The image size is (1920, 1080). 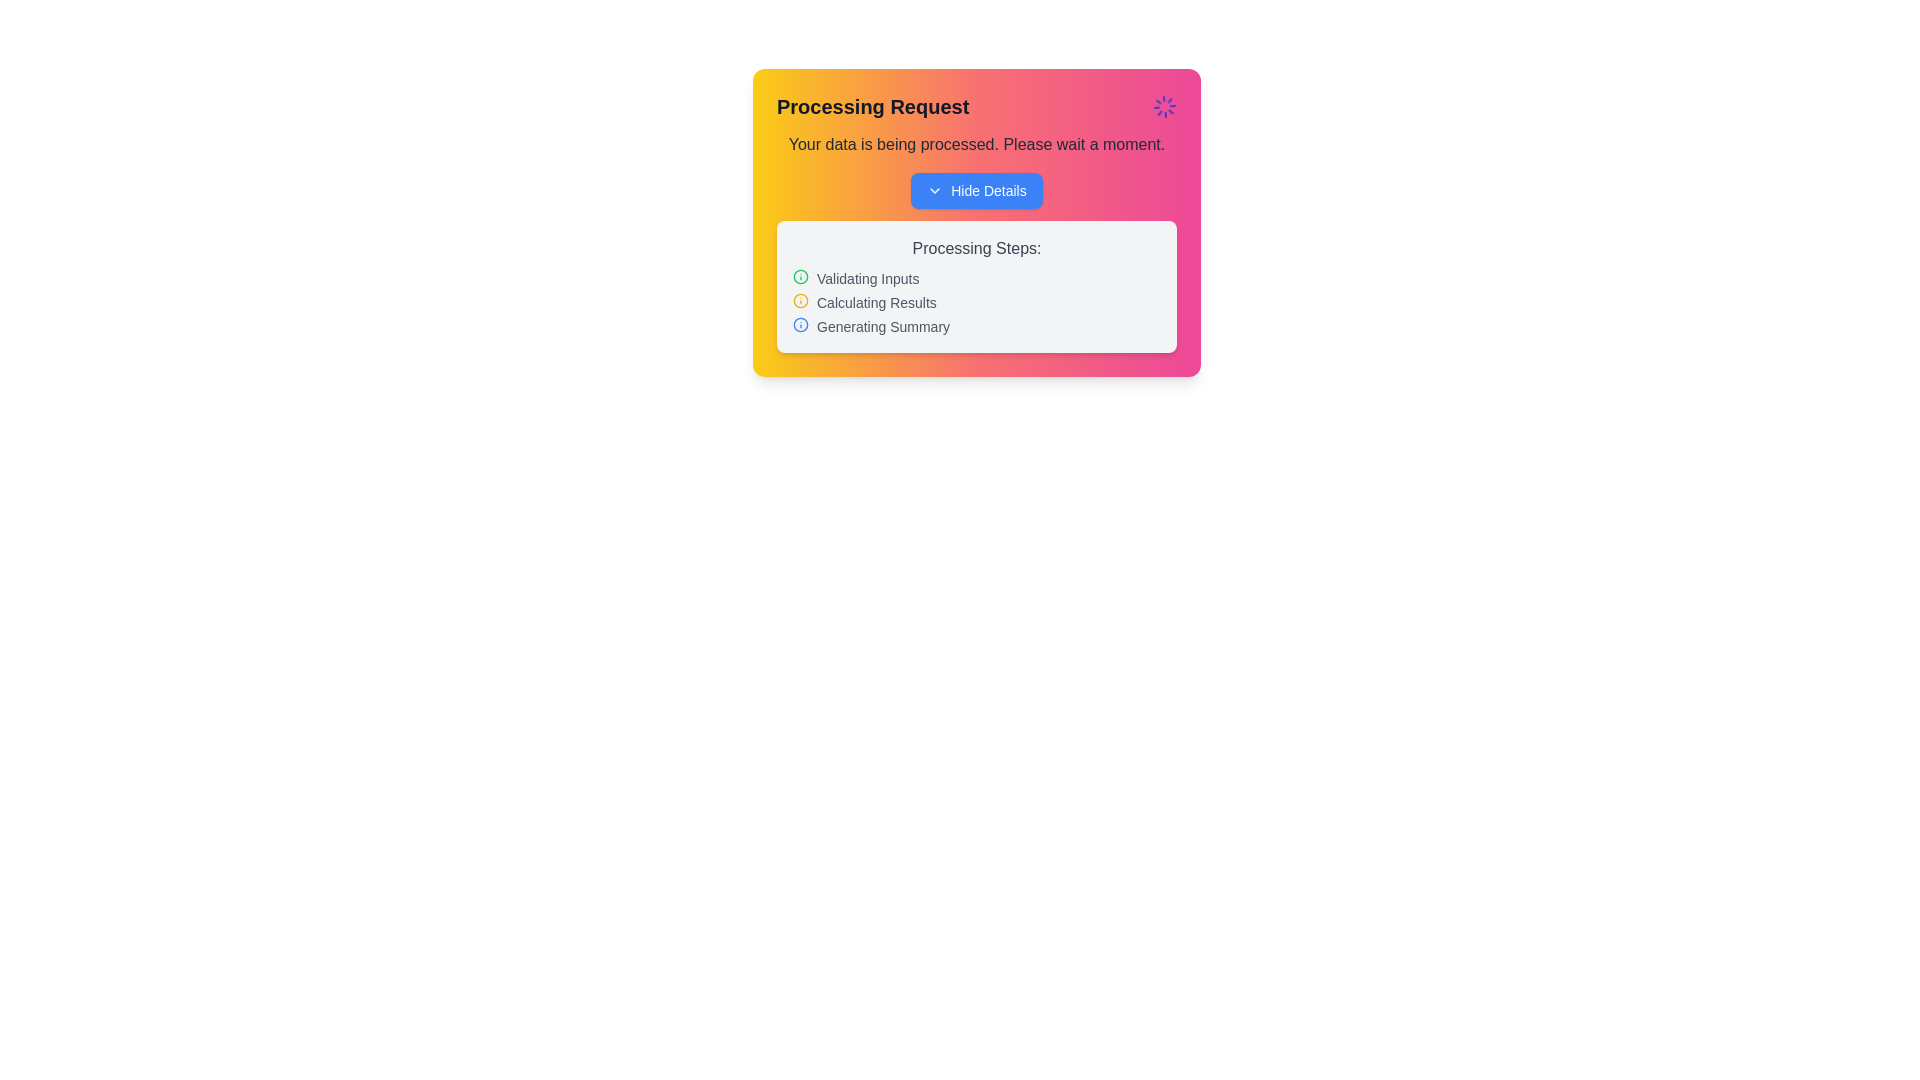 I want to click on the small, downward-facing chevron arrow icon located to the immediate left of the 'Hide Details' text button, which is in the upper part of the card displaying the 'Processing Request' title, so click(x=934, y=191).